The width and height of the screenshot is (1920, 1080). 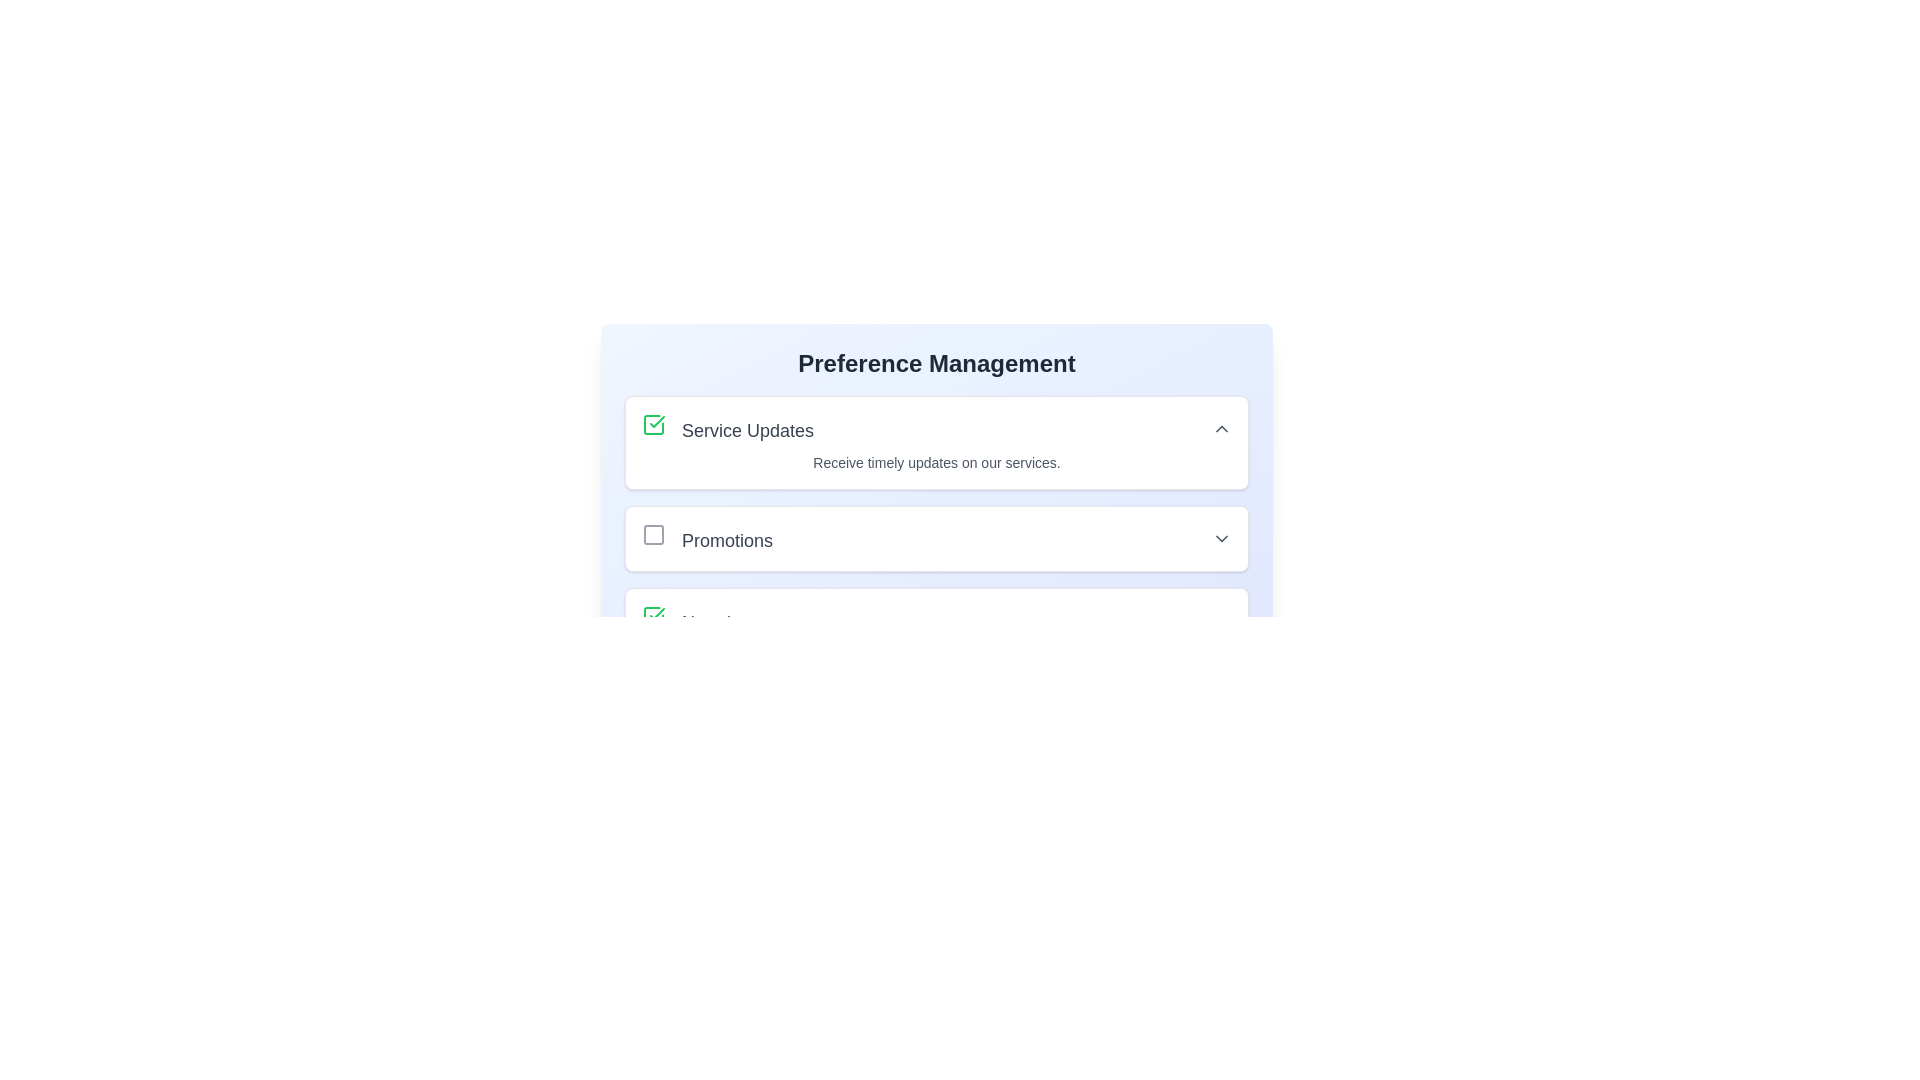 I want to click on the checkbox in the second list item under the 'Service Updates' section on the 'Preference Management' page, so click(x=935, y=538).